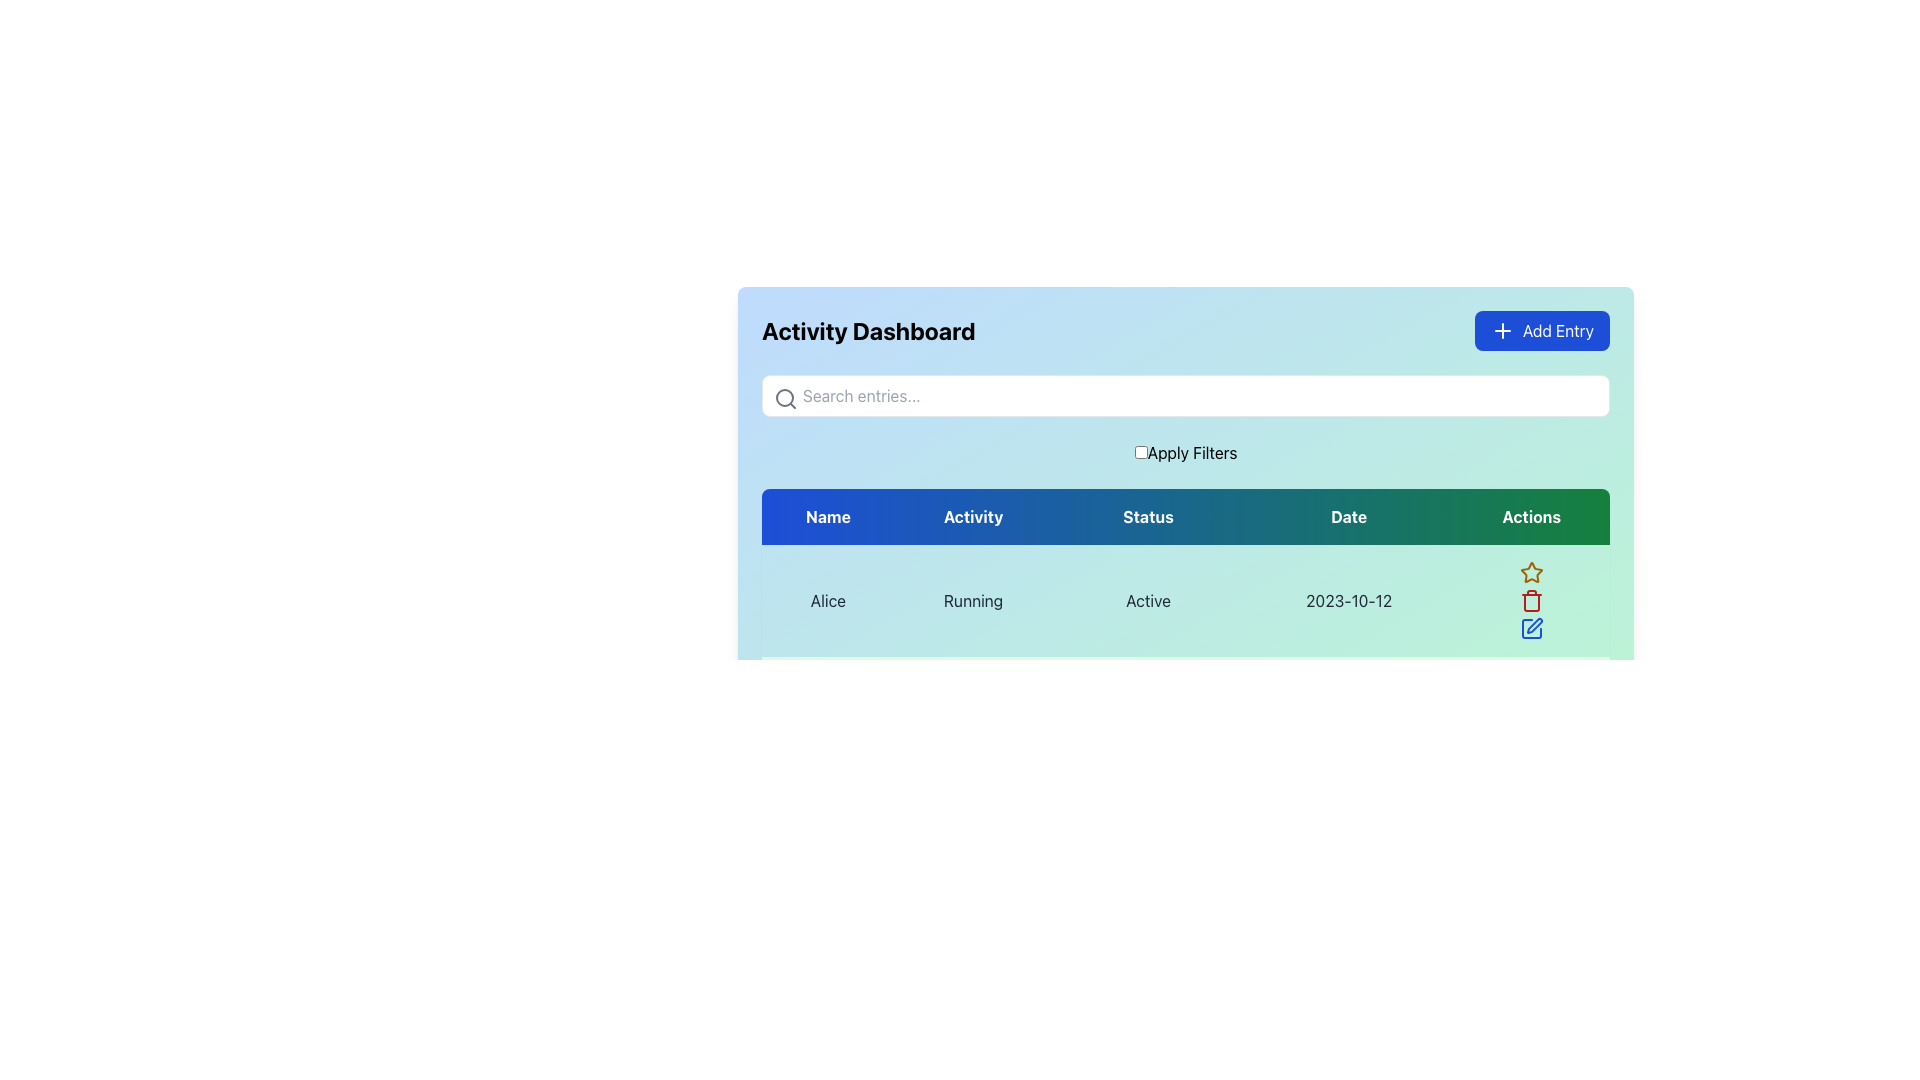  What do you see at coordinates (1185, 656) in the screenshot?
I see `to select the first row of the data table containing the texts 'Alice', 'Running', 'Active', and '2023-10-12'` at bounding box center [1185, 656].